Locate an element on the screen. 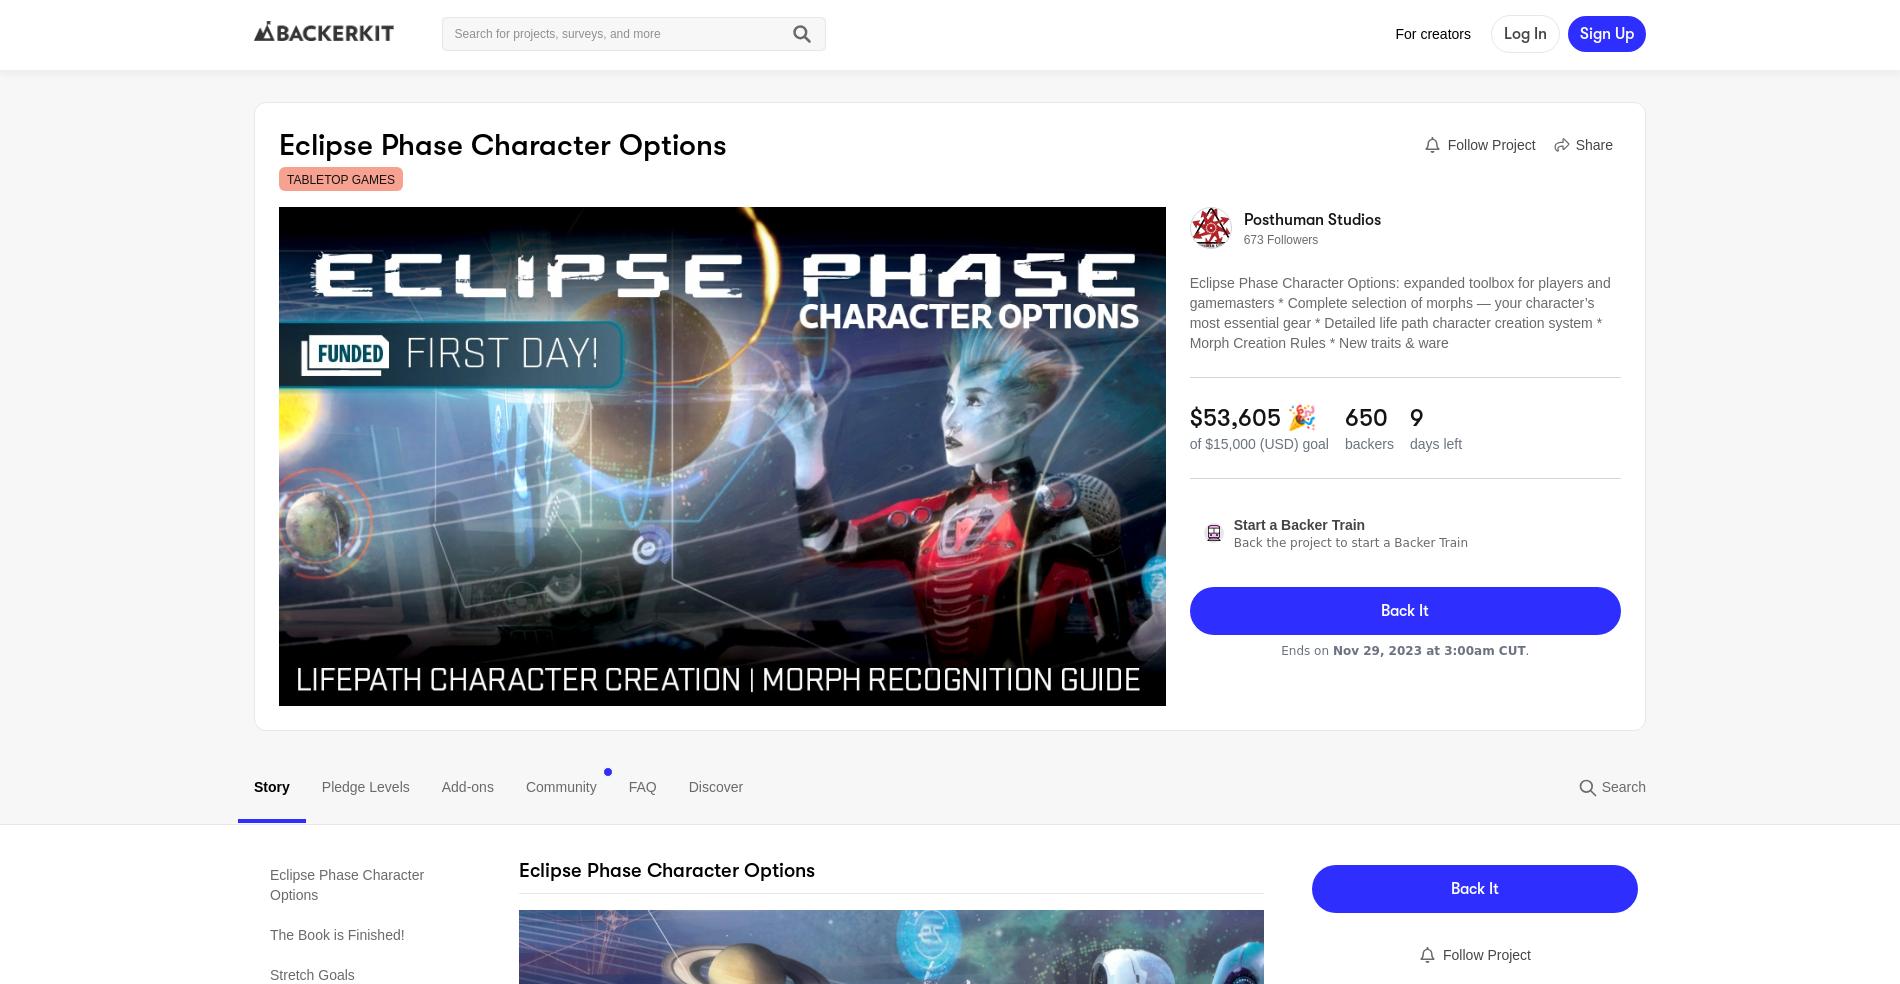 The width and height of the screenshot is (1900, 984). 'Pledge Levels' is located at coordinates (363, 786).